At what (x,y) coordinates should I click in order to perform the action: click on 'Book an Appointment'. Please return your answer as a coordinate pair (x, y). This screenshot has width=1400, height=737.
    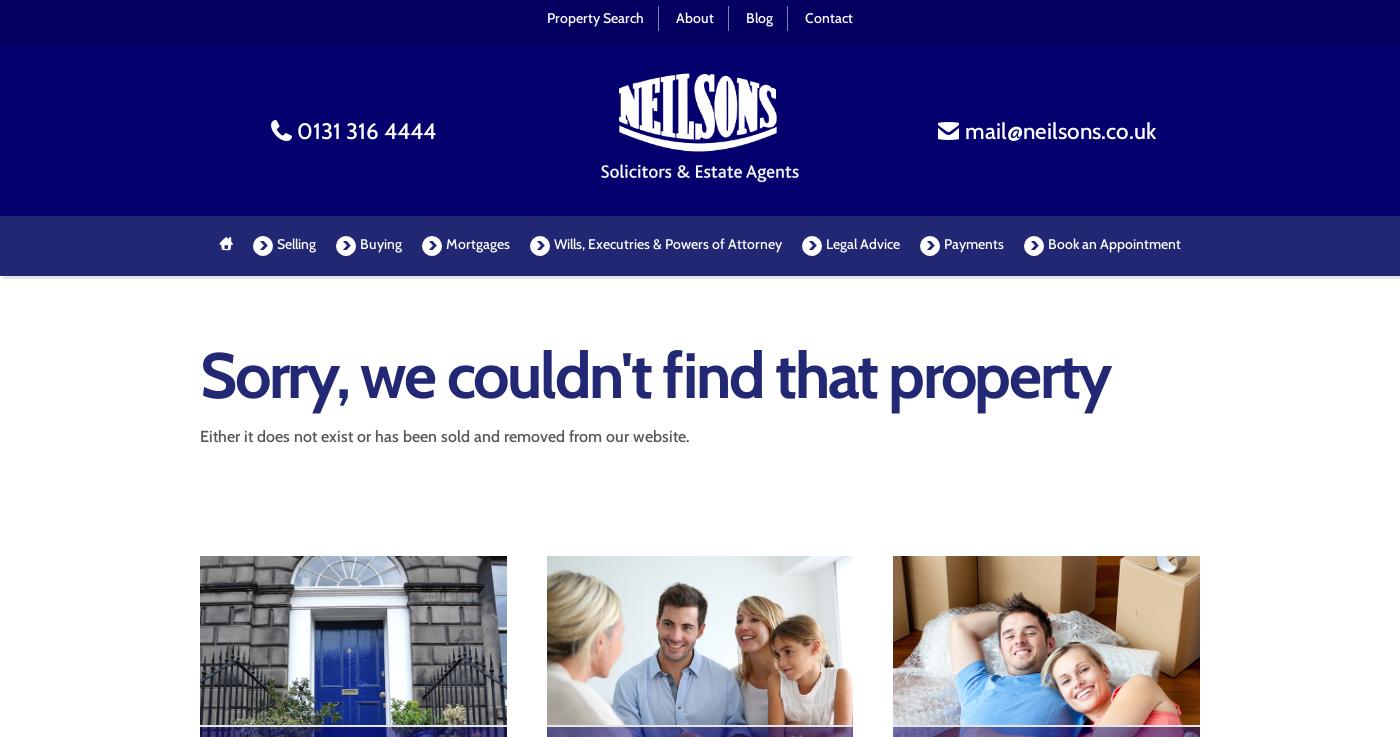
    Looking at the image, I should click on (1114, 244).